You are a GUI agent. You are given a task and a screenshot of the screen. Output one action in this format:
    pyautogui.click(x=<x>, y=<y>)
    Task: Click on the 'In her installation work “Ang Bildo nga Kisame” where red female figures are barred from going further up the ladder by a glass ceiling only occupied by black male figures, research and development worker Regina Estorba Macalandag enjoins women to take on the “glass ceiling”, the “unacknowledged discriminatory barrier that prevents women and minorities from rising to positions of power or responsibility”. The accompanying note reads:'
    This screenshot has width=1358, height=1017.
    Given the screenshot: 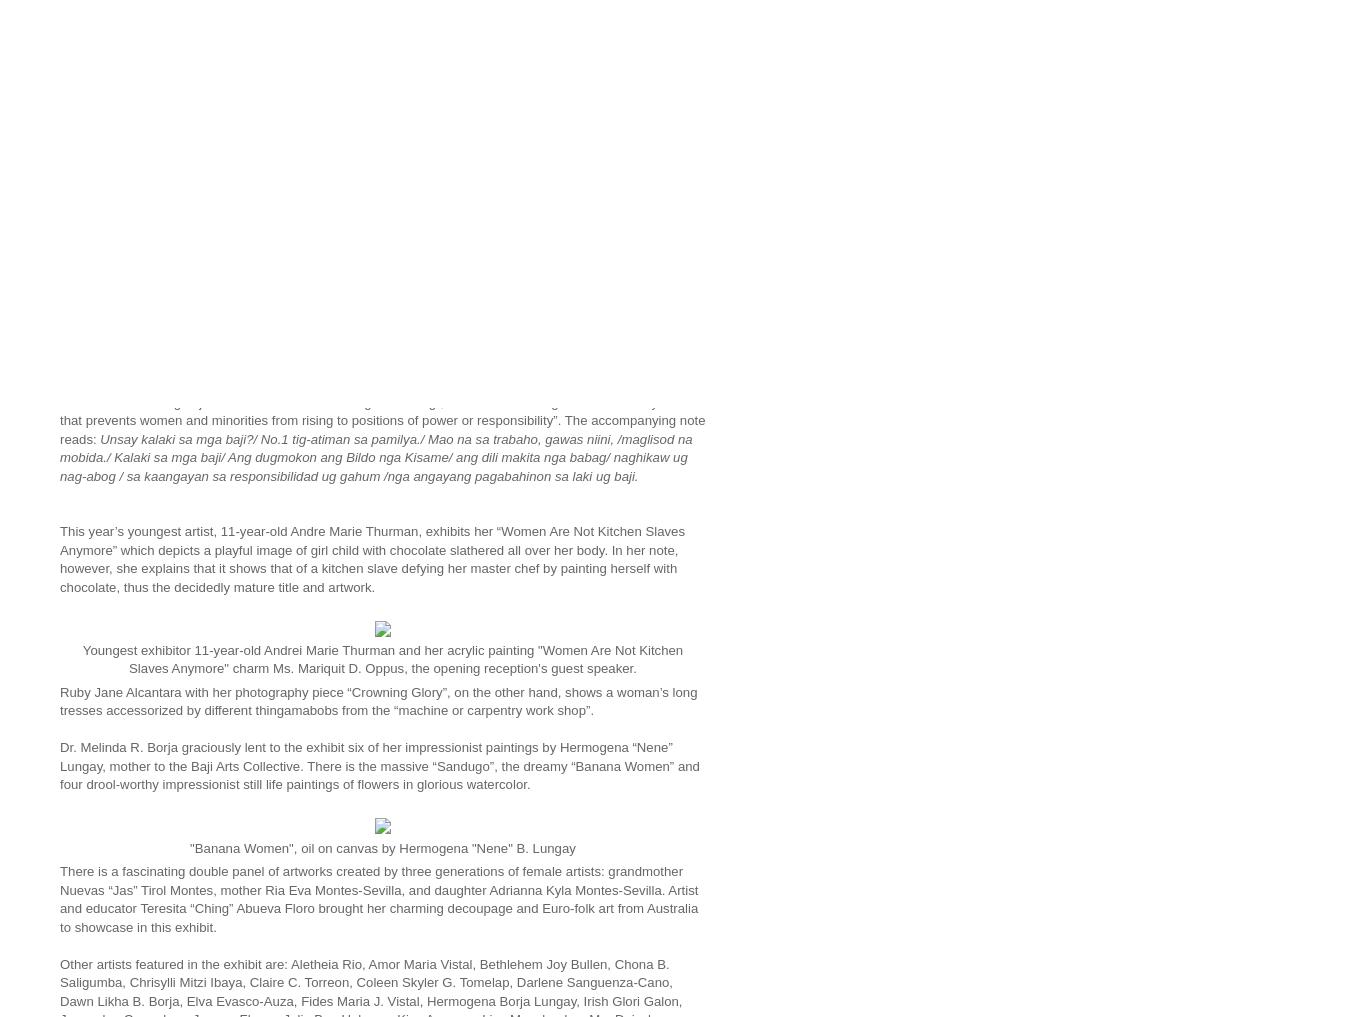 What is the action you would take?
    pyautogui.click(x=382, y=401)
    